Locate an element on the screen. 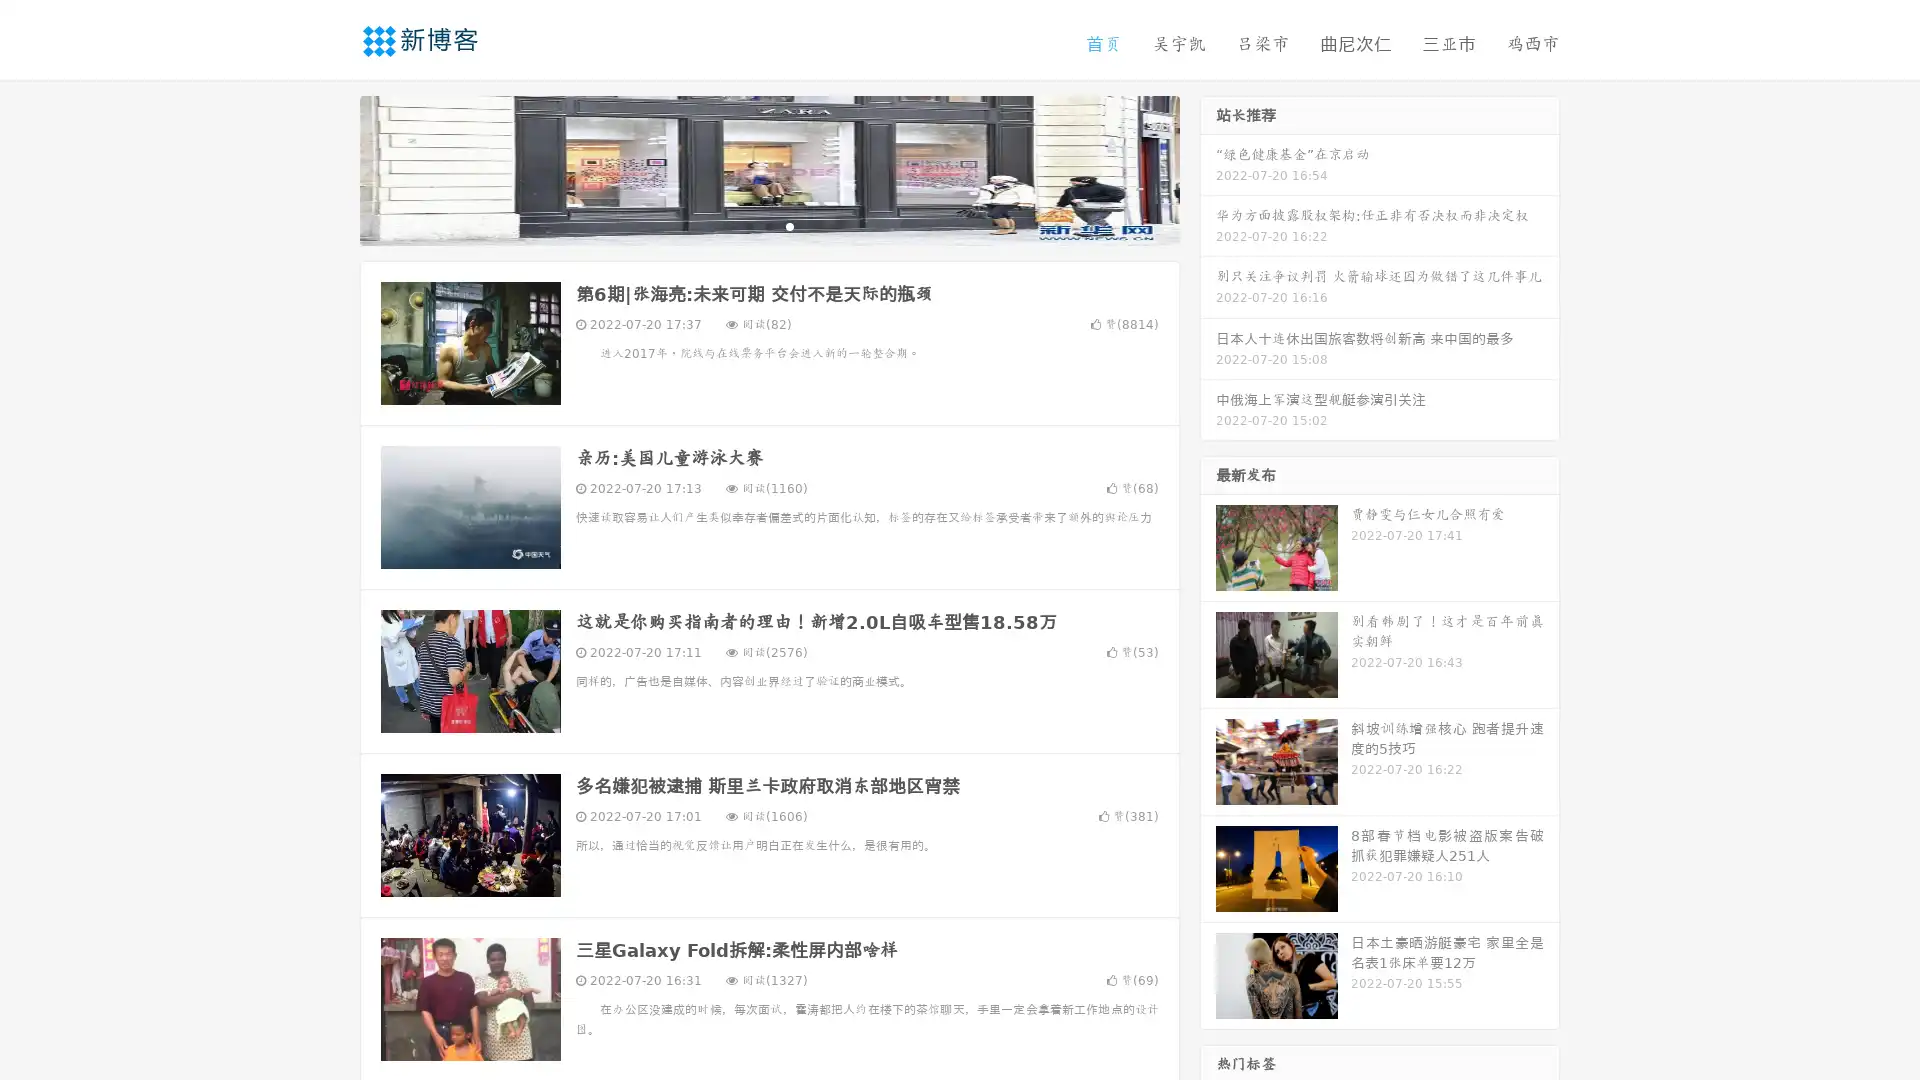 The height and width of the screenshot is (1080, 1920). Go to slide 2 is located at coordinates (768, 225).